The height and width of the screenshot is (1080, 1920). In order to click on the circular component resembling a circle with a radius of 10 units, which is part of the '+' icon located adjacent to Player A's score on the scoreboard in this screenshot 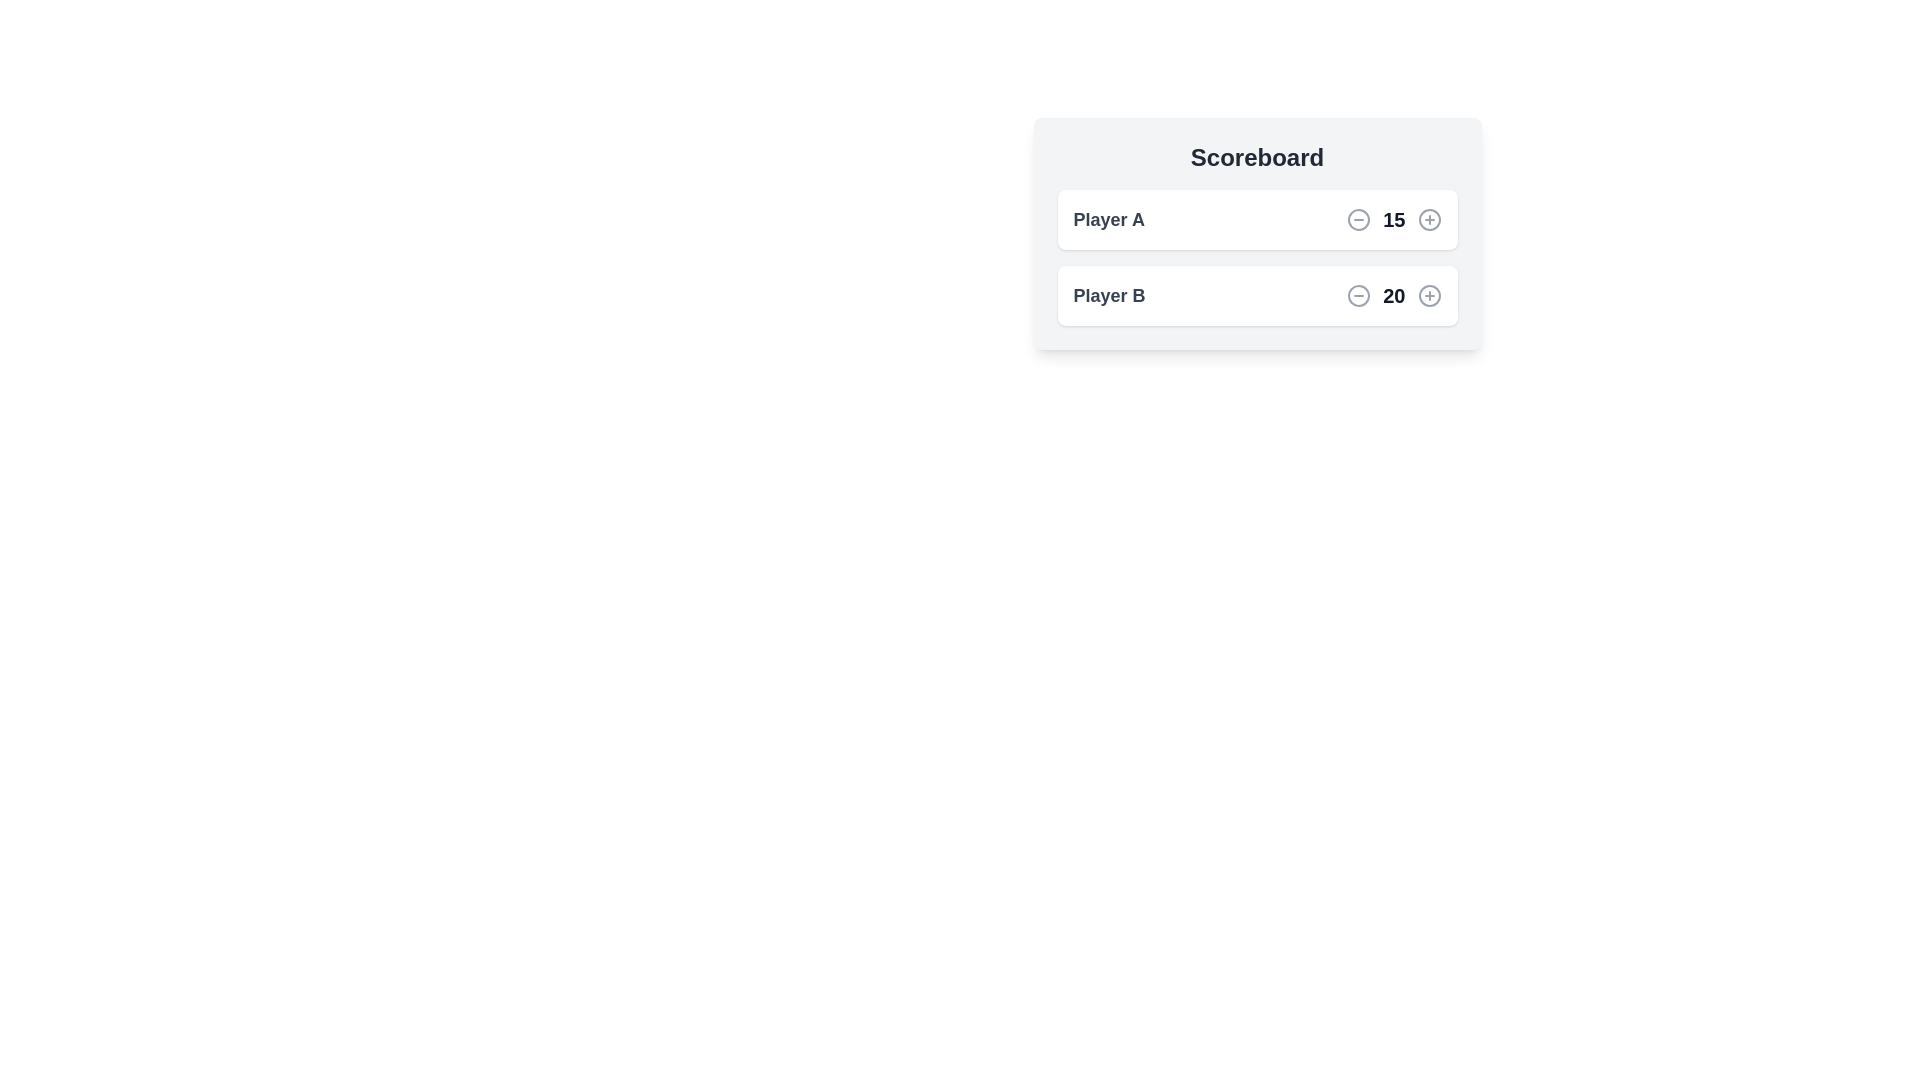, I will do `click(1428, 219)`.